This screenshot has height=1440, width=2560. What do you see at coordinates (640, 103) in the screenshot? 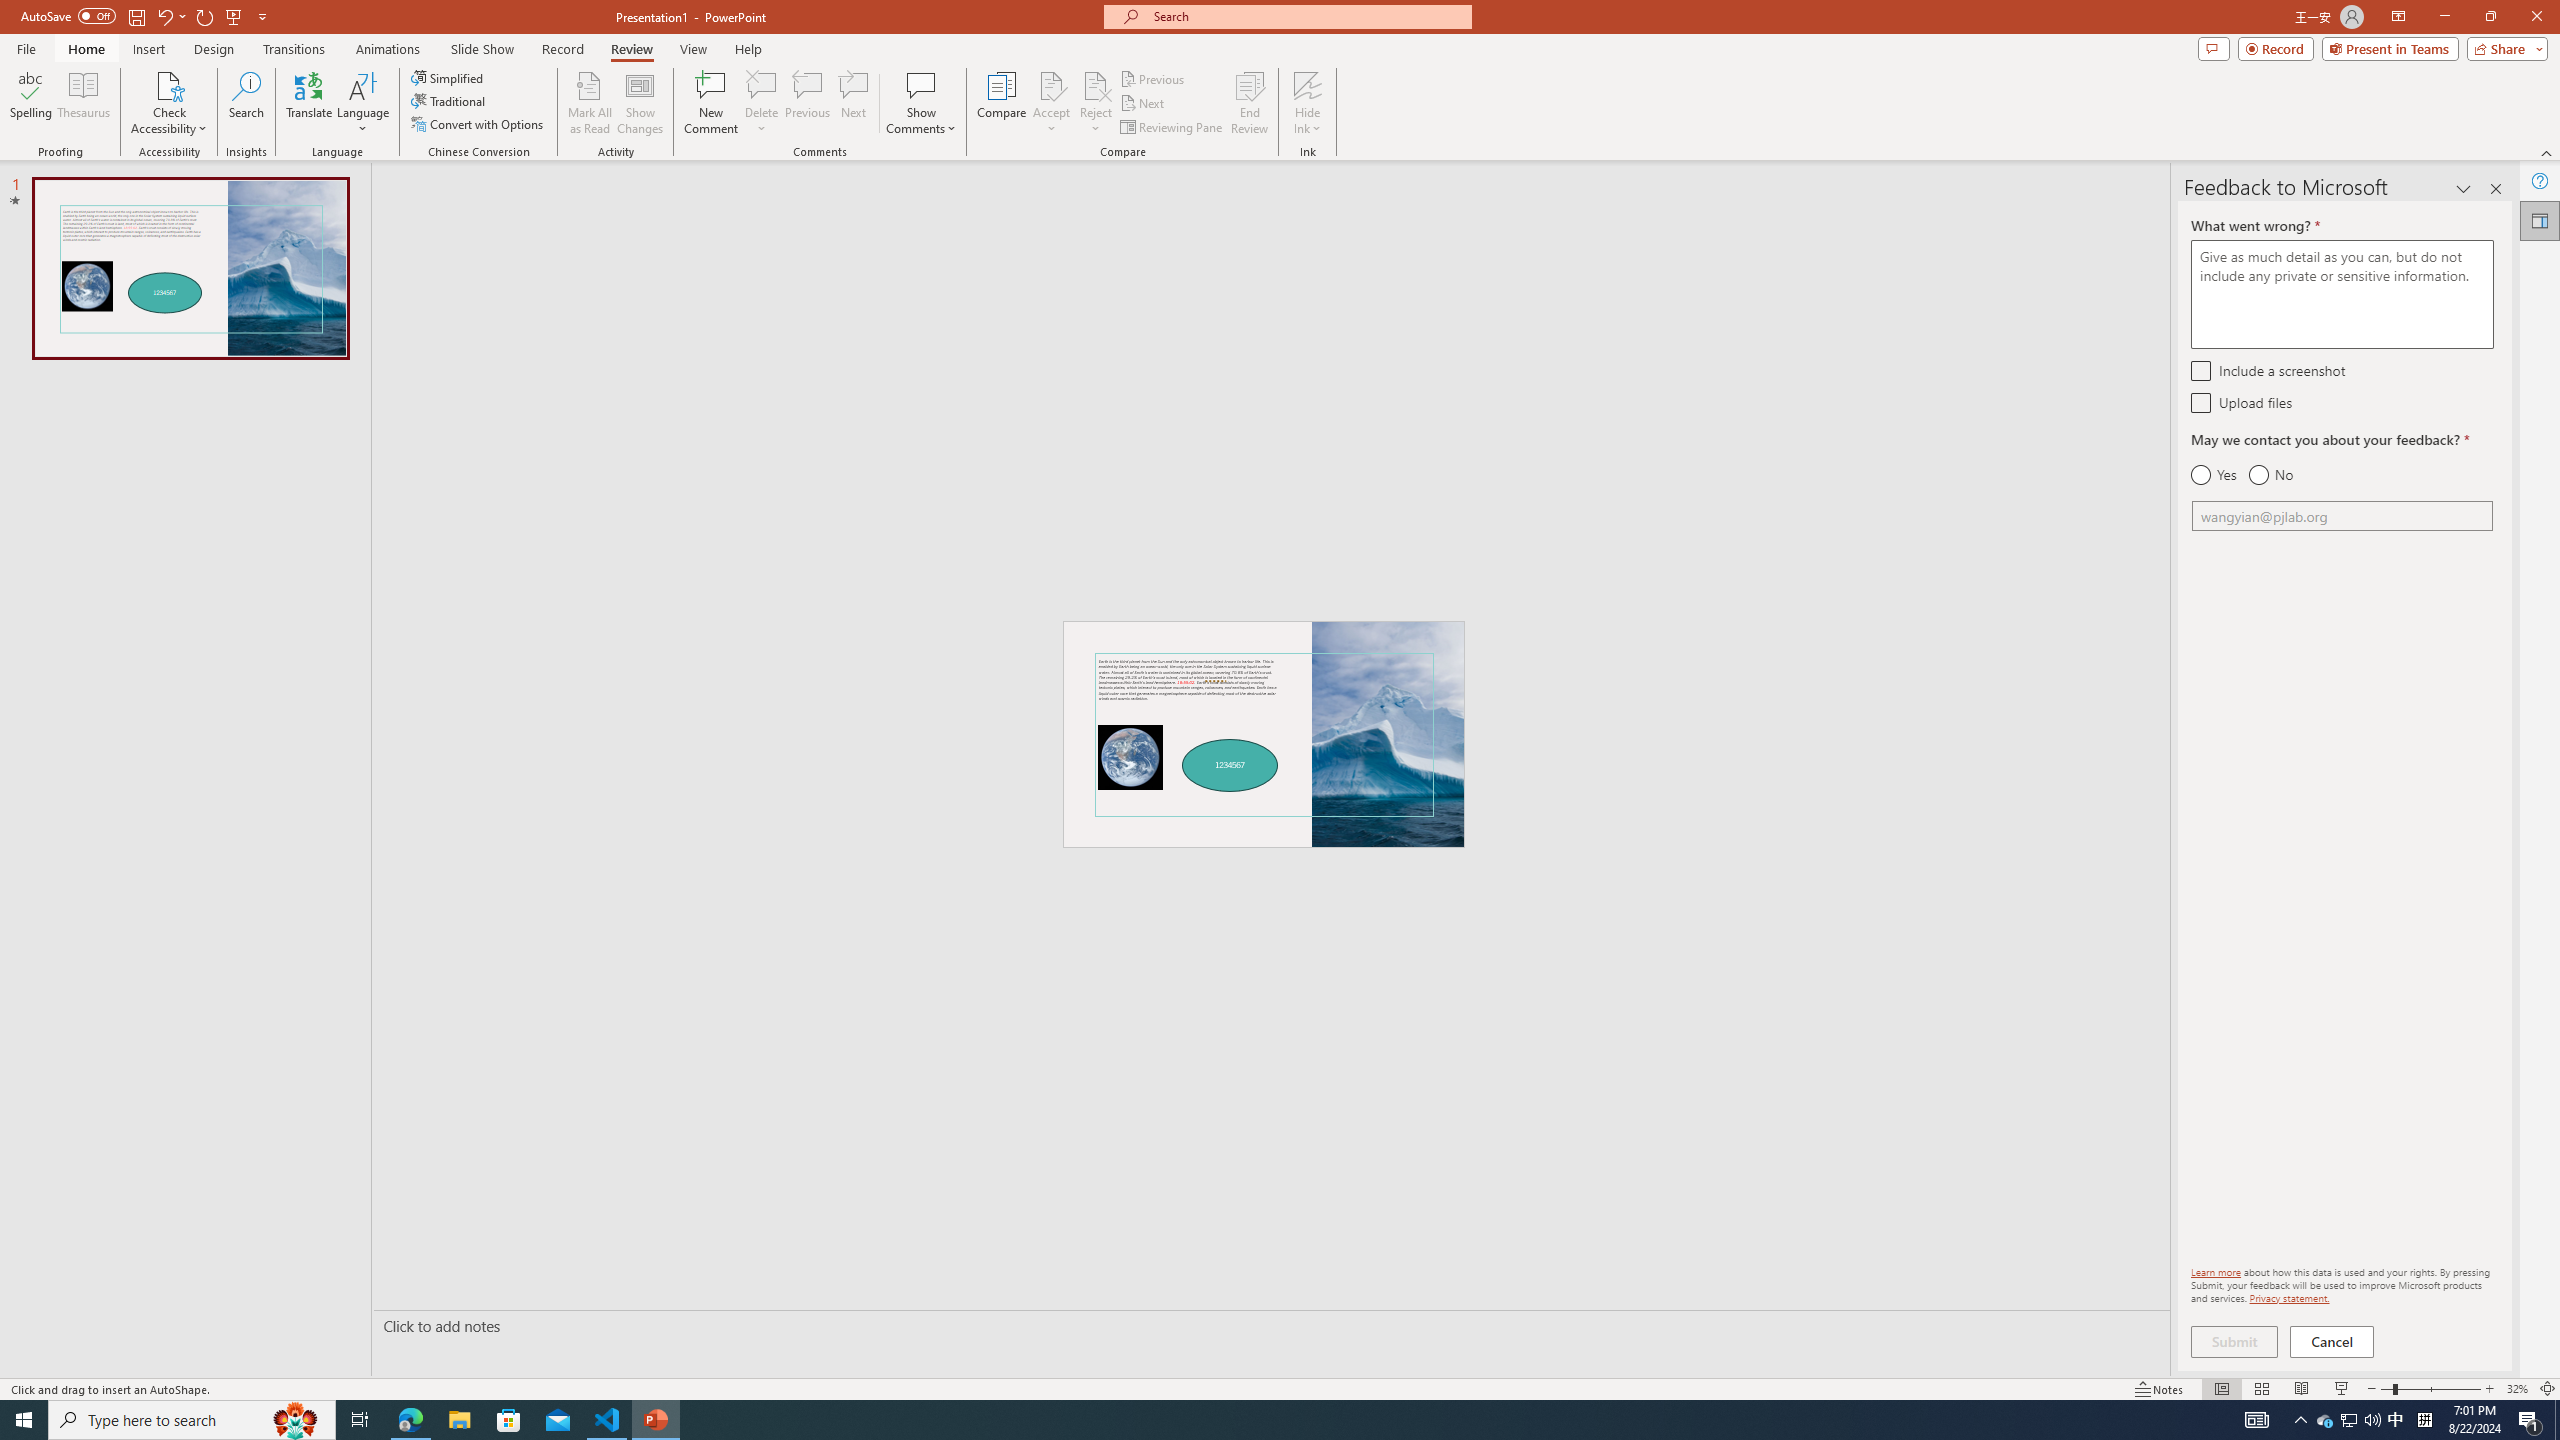
I see `'Show Changes'` at bounding box center [640, 103].